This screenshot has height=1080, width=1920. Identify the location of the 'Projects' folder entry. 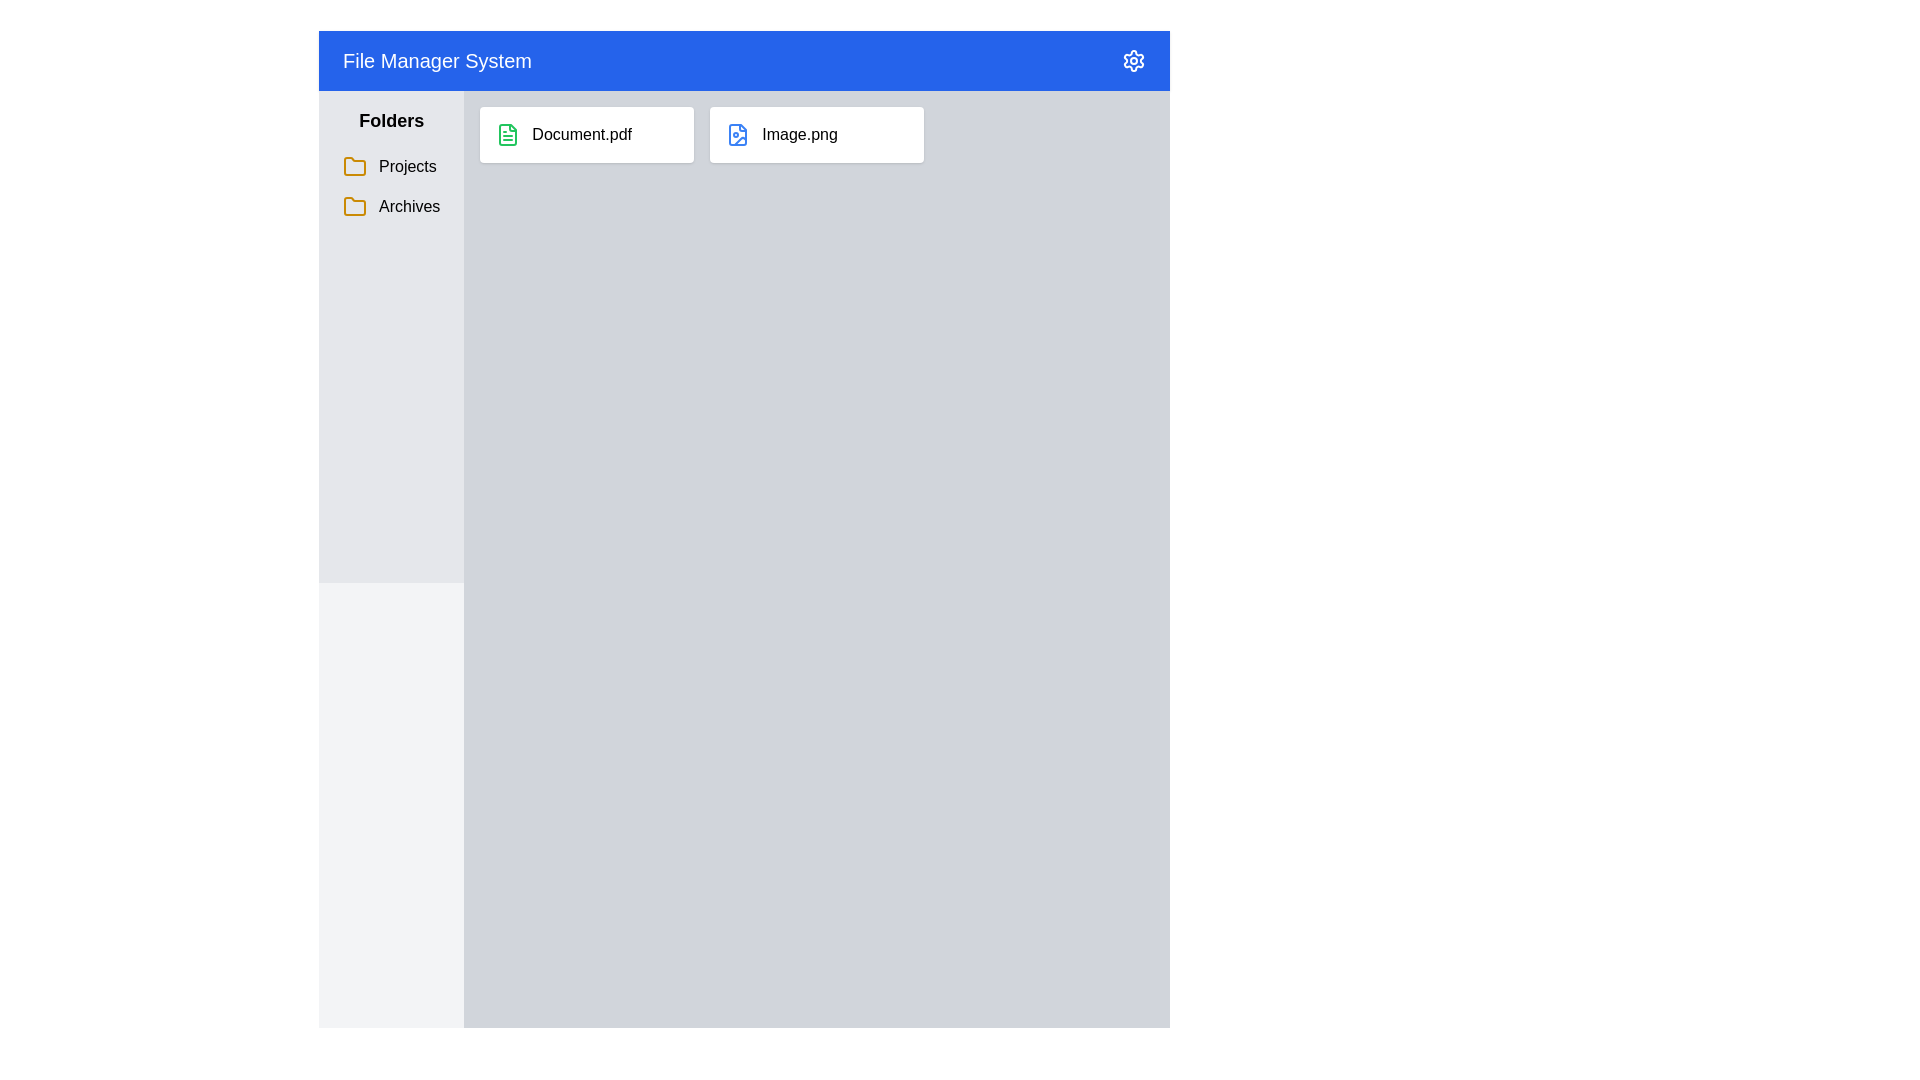
(391, 186).